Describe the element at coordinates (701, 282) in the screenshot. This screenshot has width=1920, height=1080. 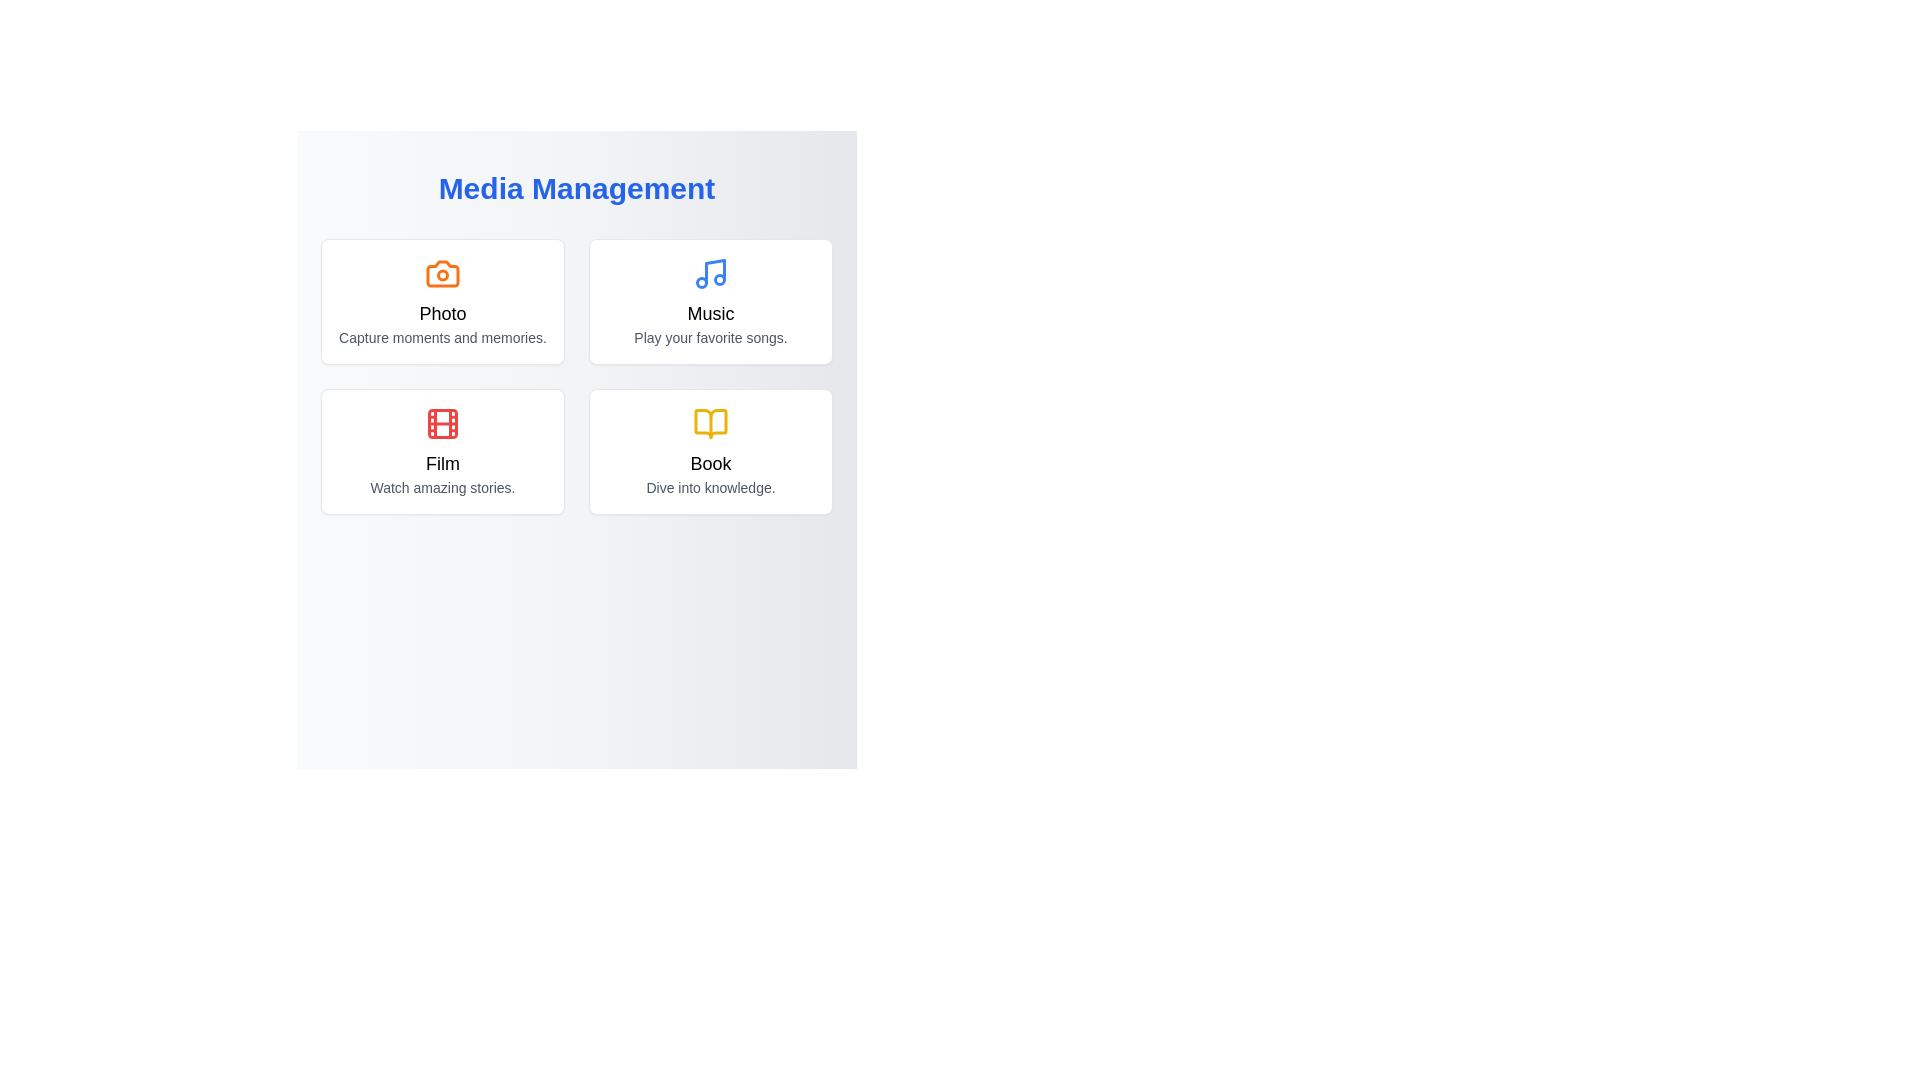
I see `the decorative shape located at the left-bottom position of the 'Music' card's icon, which enhances its visual appeal` at that location.